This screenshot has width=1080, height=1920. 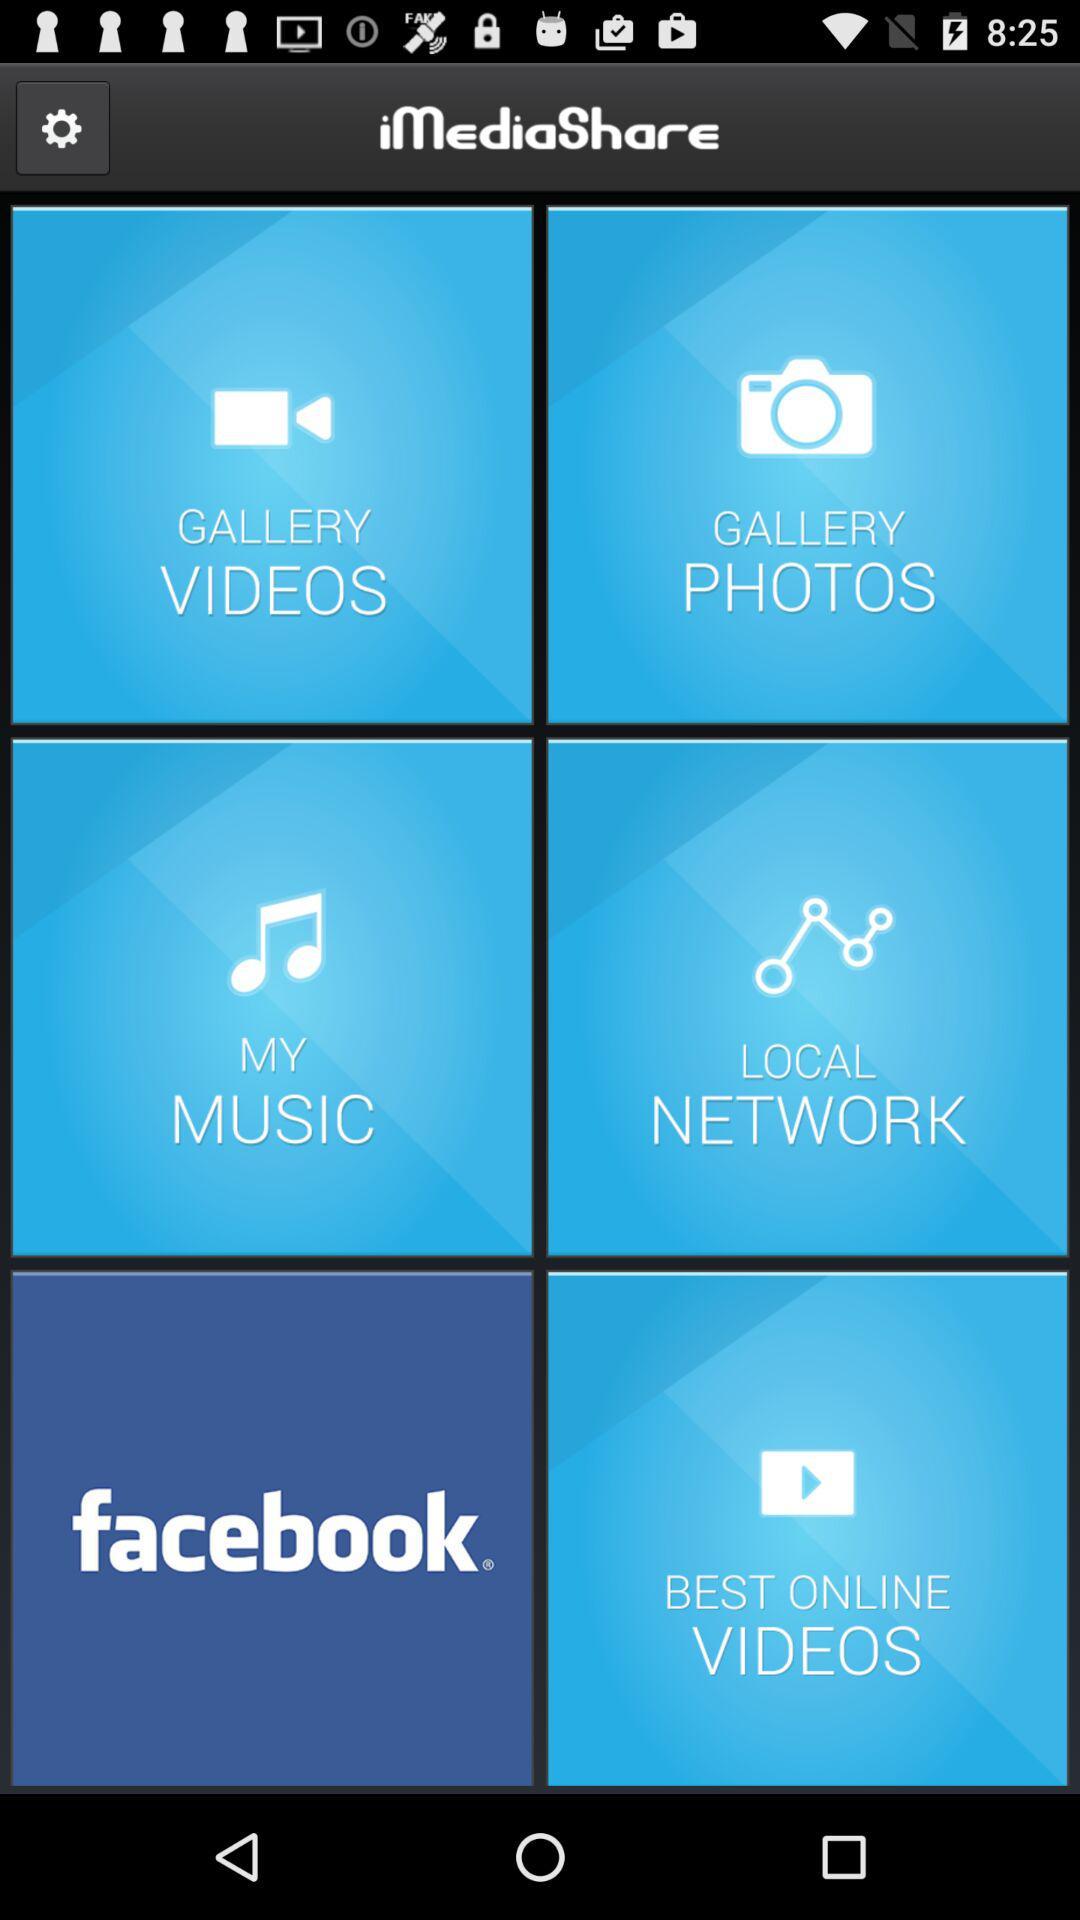 I want to click on connect to wifi, so click(x=806, y=997).